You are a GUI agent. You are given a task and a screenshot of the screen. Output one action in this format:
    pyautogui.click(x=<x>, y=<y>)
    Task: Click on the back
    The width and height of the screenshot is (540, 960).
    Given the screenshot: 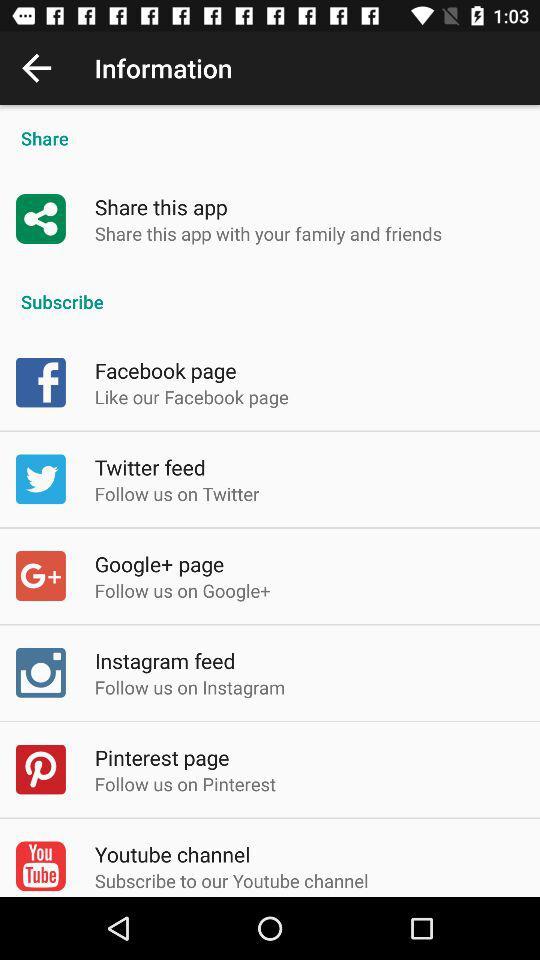 What is the action you would take?
    pyautogui.click(x=36, y=68)
    